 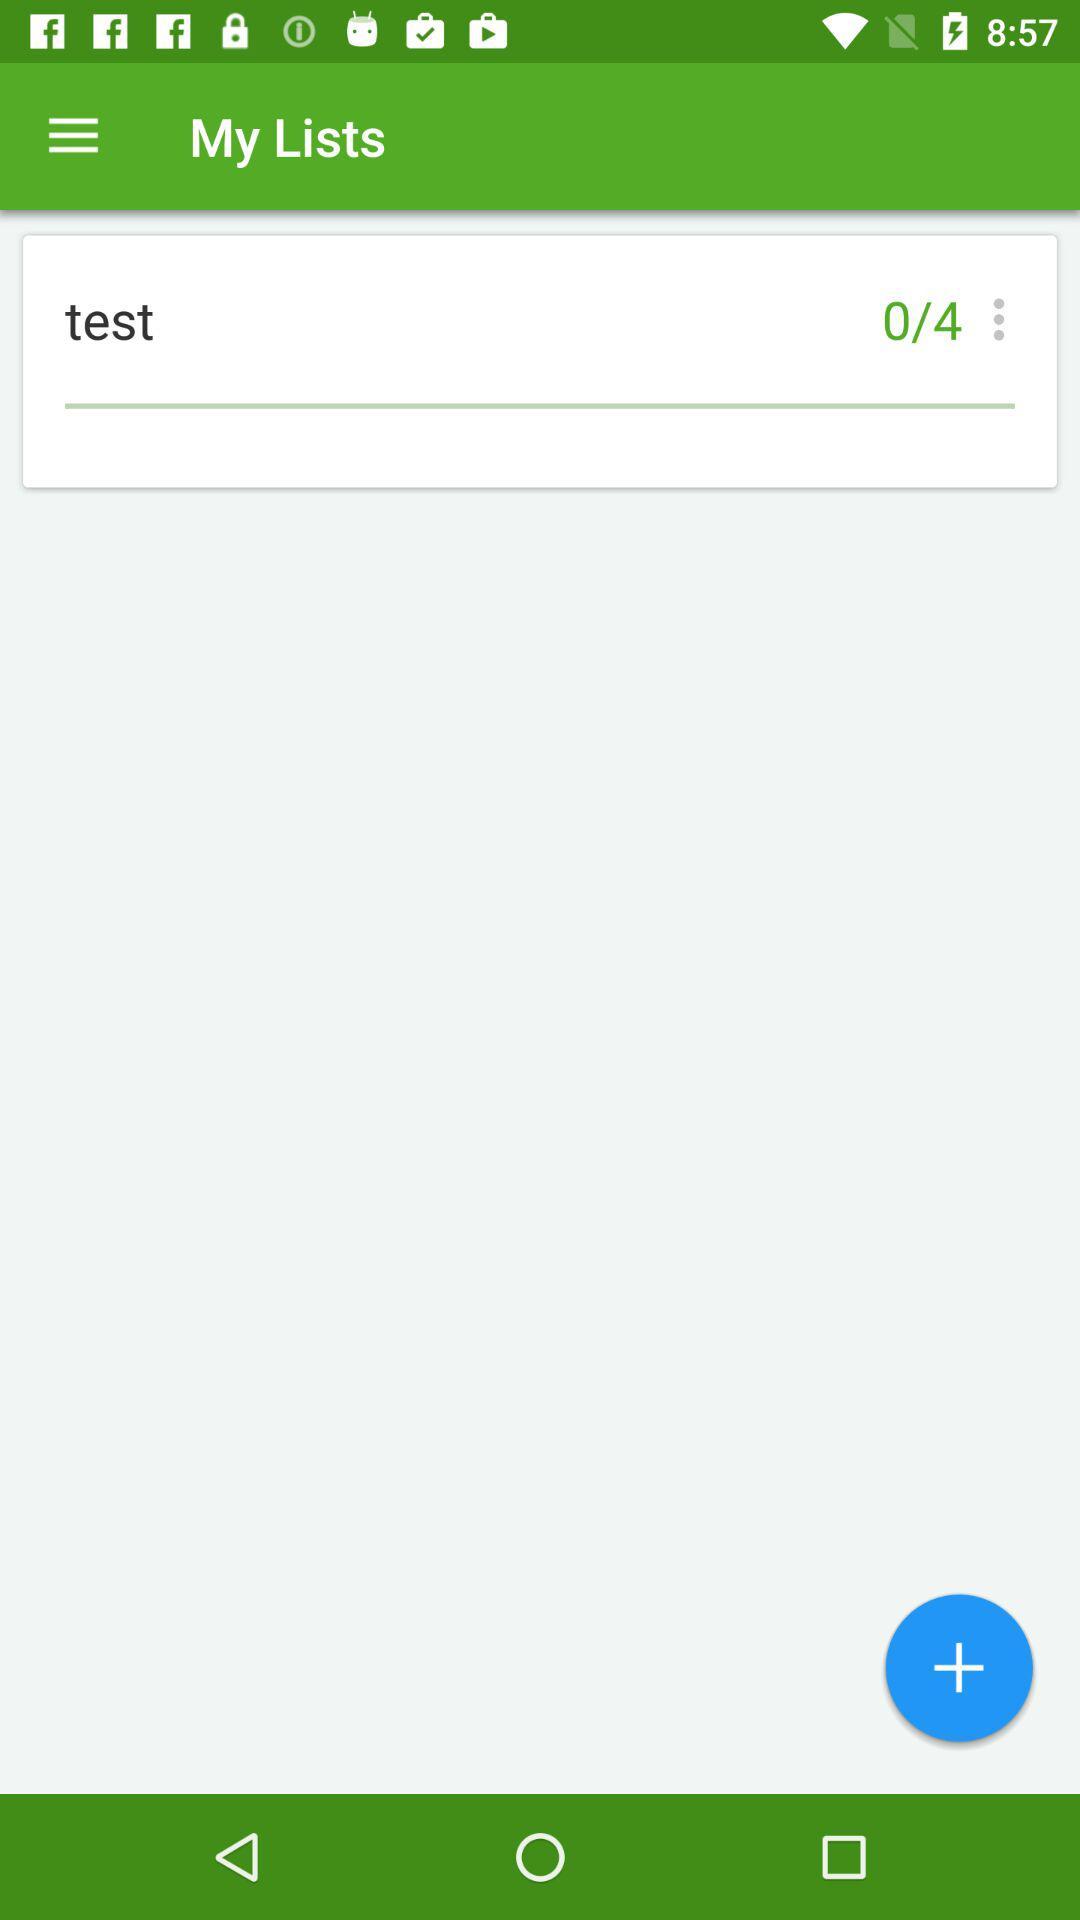 I want to click on the item to the right of test item, so click(x=1004, y=318).